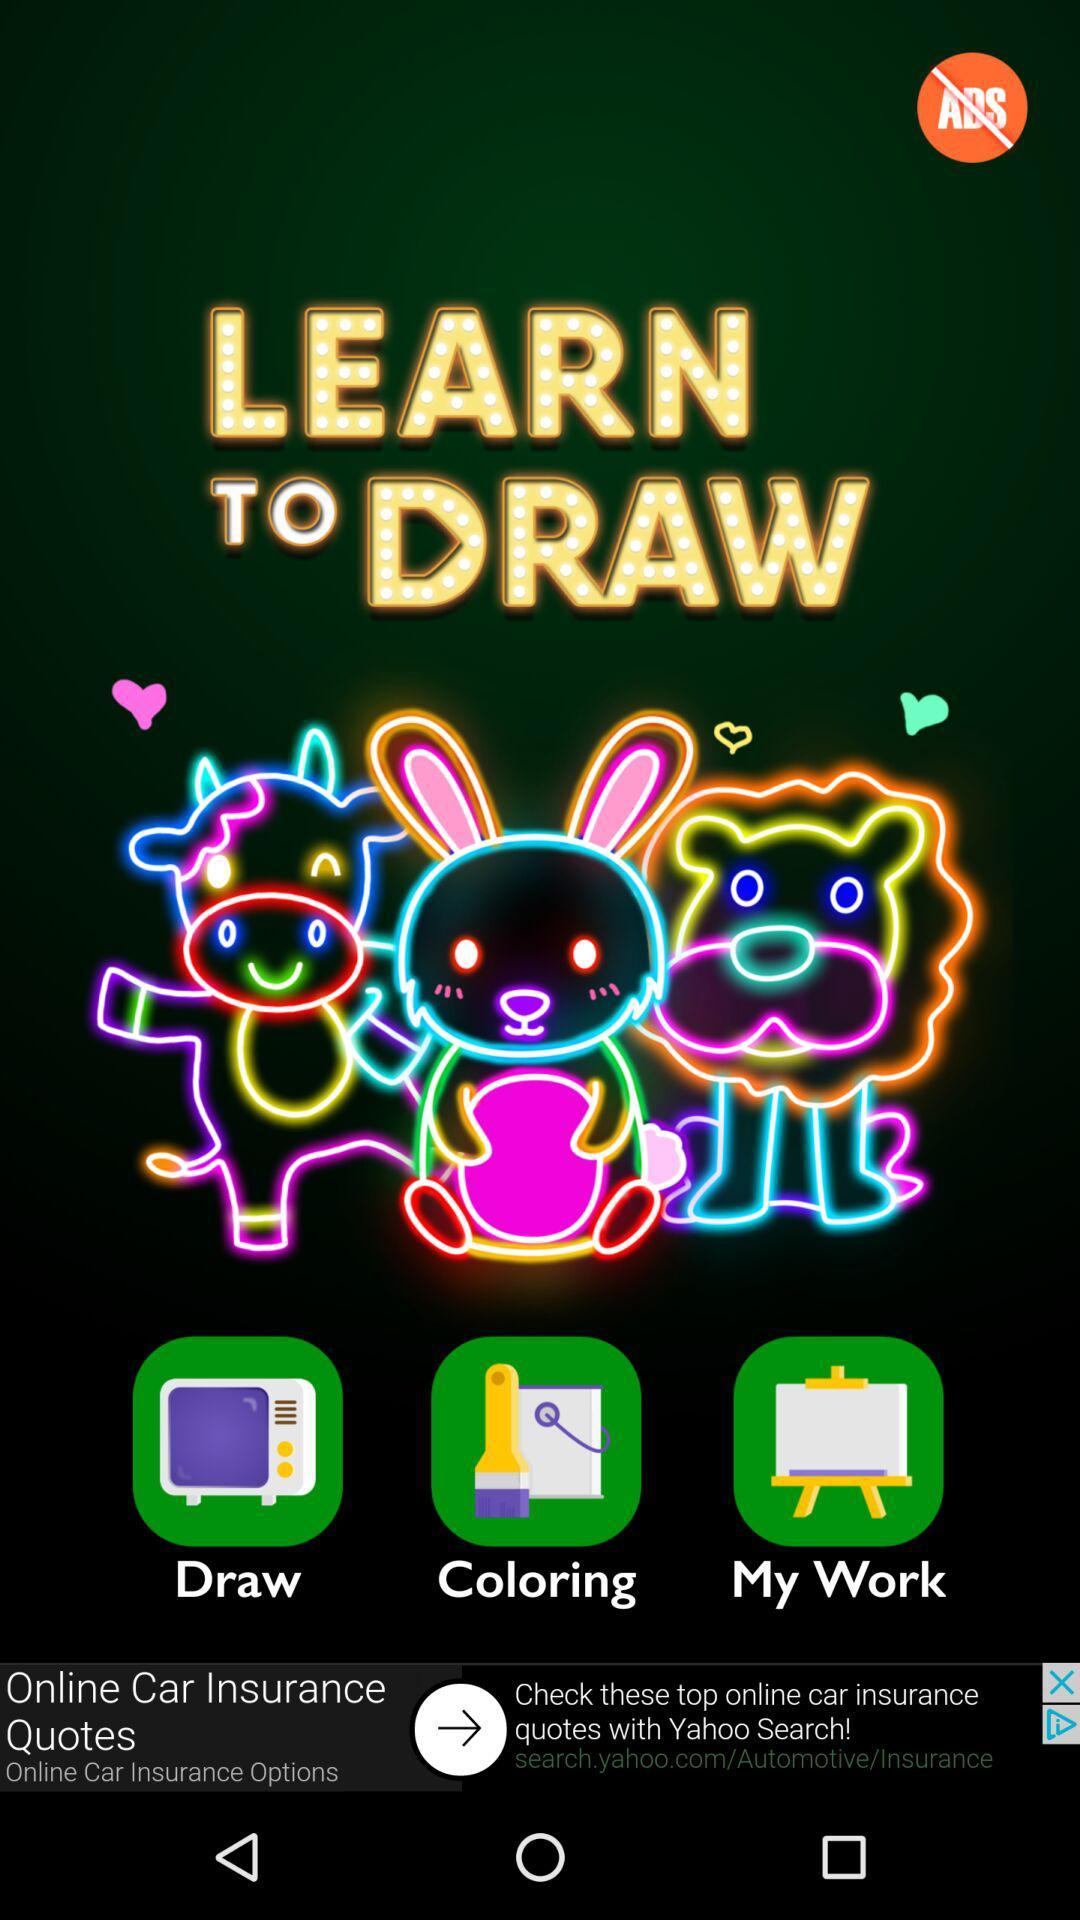 The width and height of the screenshot is (1080, 1920). Describe the element at coordinates (535, 1441) in the screenshot. I see `choose coloring` at that location.